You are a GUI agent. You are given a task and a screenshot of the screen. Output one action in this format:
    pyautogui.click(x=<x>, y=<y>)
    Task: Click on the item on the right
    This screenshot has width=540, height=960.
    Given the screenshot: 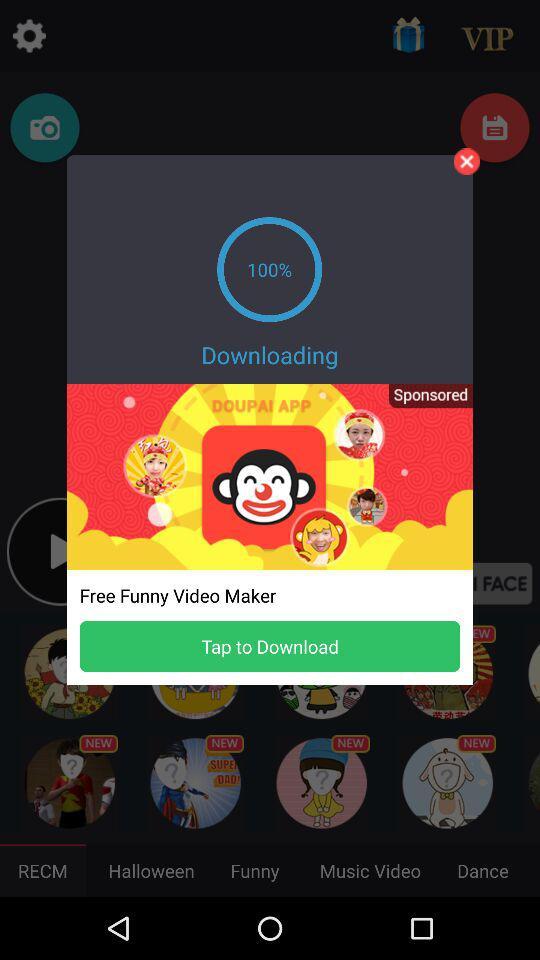 What is the action you would take?
    pyautogui.click(x=423, y=401)
    